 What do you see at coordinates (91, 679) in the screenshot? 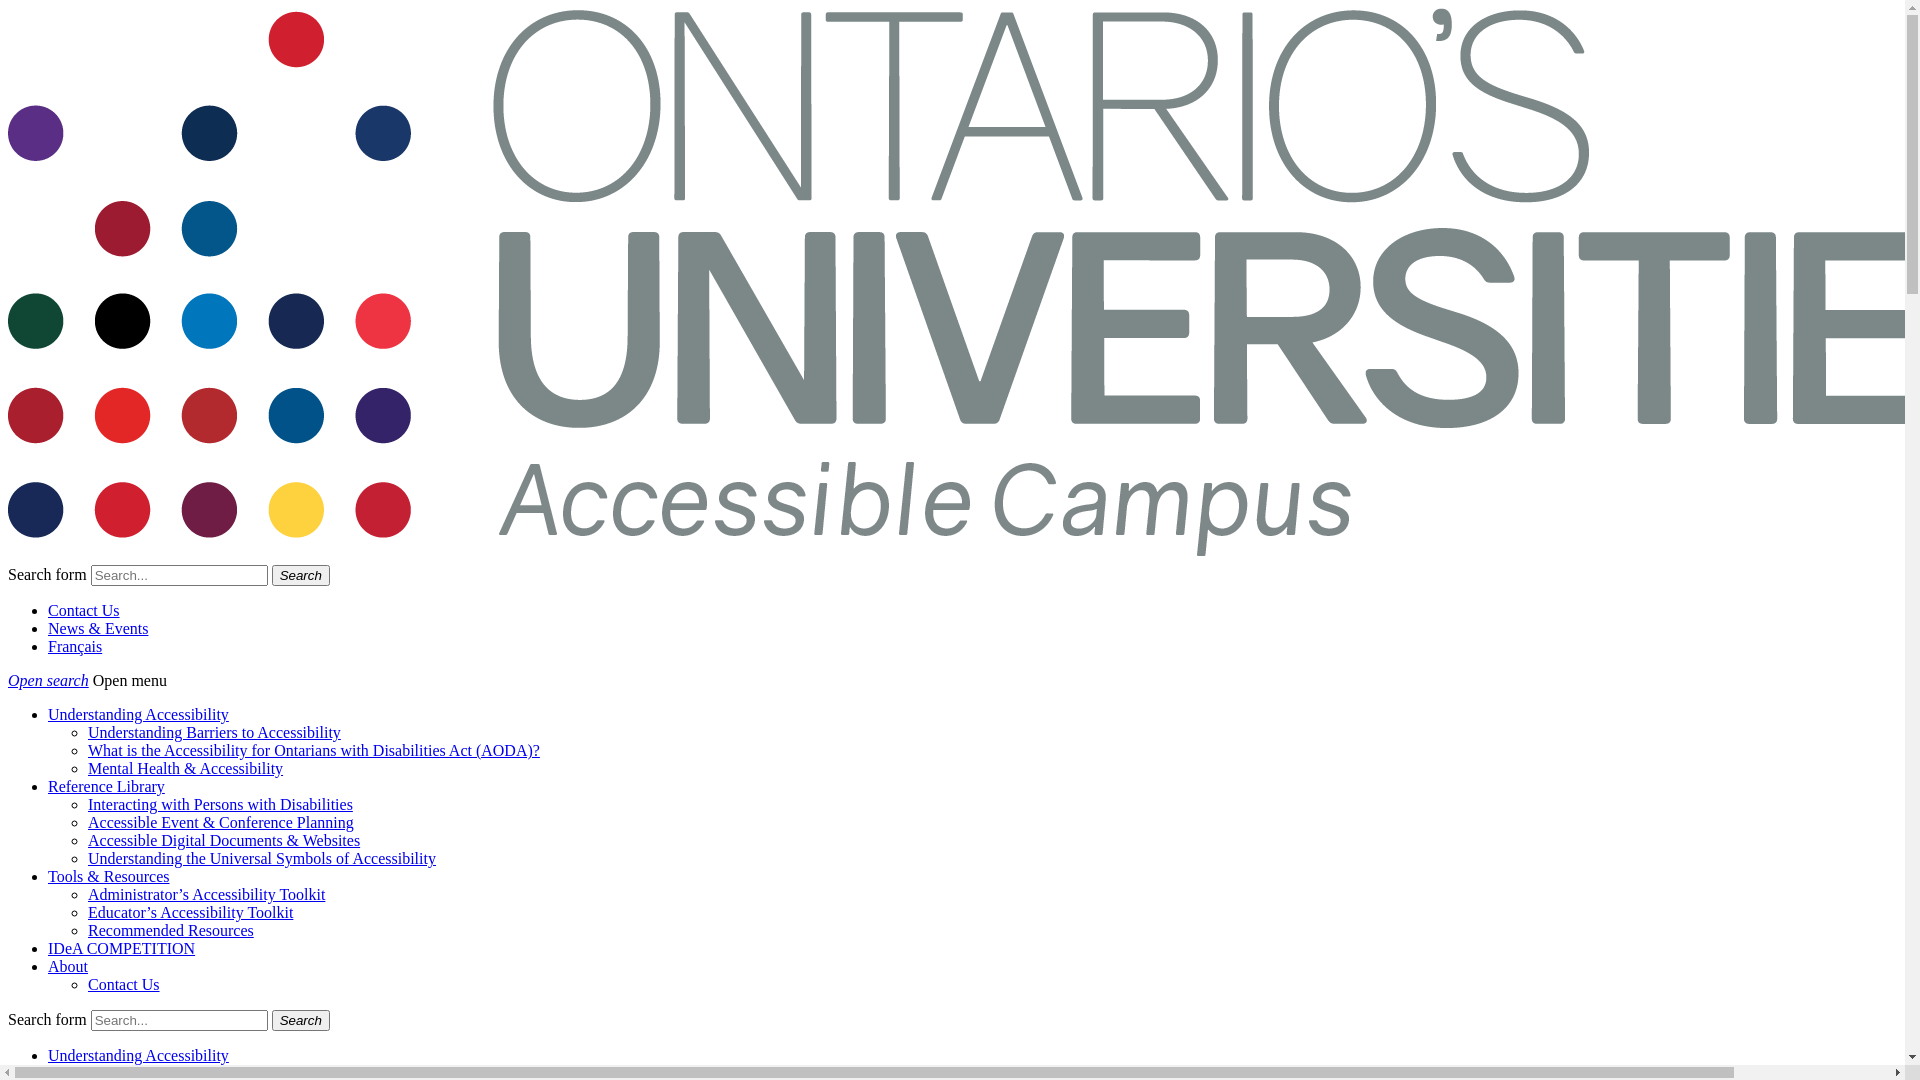
I see `'Open menu'` at bounding box center [91, 679].